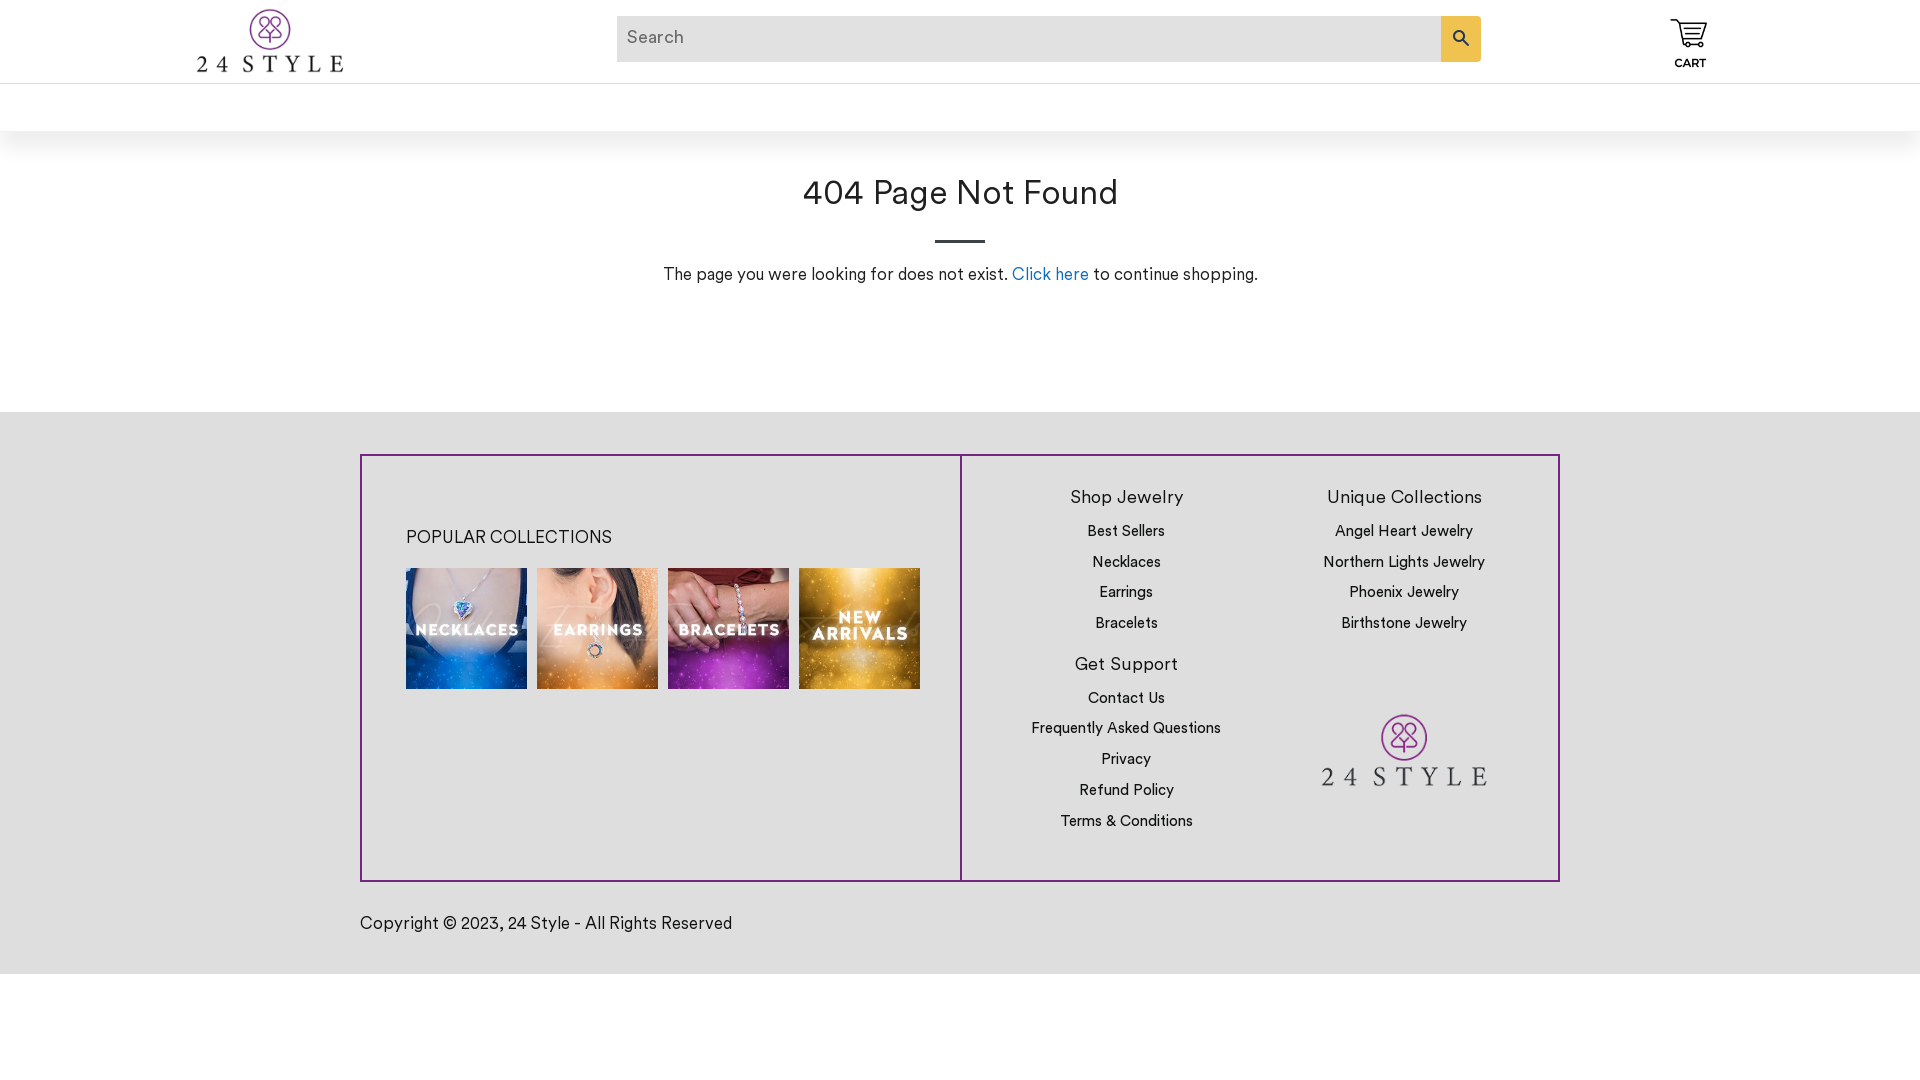  Describe the element at coordinates (1126, 563) in the screenshot. I see `'Necklaces'` at that location.